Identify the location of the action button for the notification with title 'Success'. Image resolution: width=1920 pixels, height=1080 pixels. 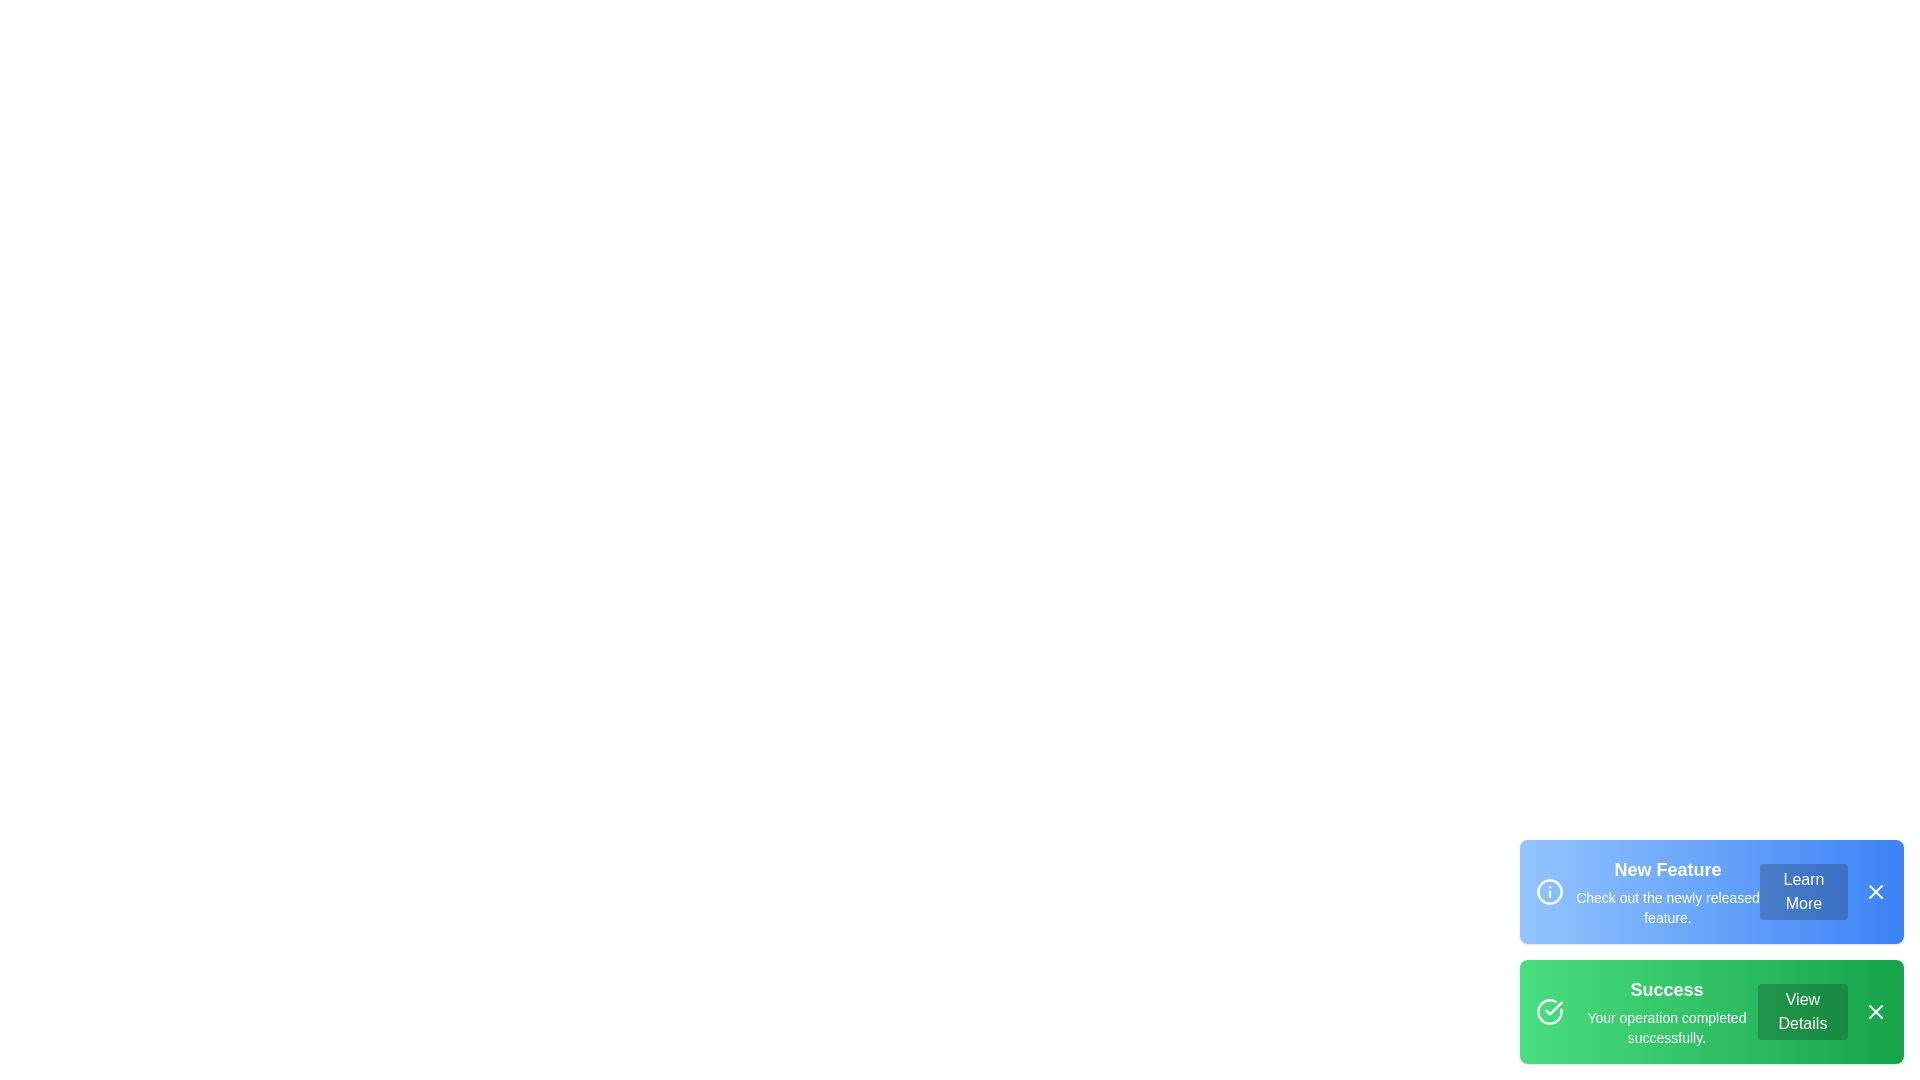
(1802, 1011).